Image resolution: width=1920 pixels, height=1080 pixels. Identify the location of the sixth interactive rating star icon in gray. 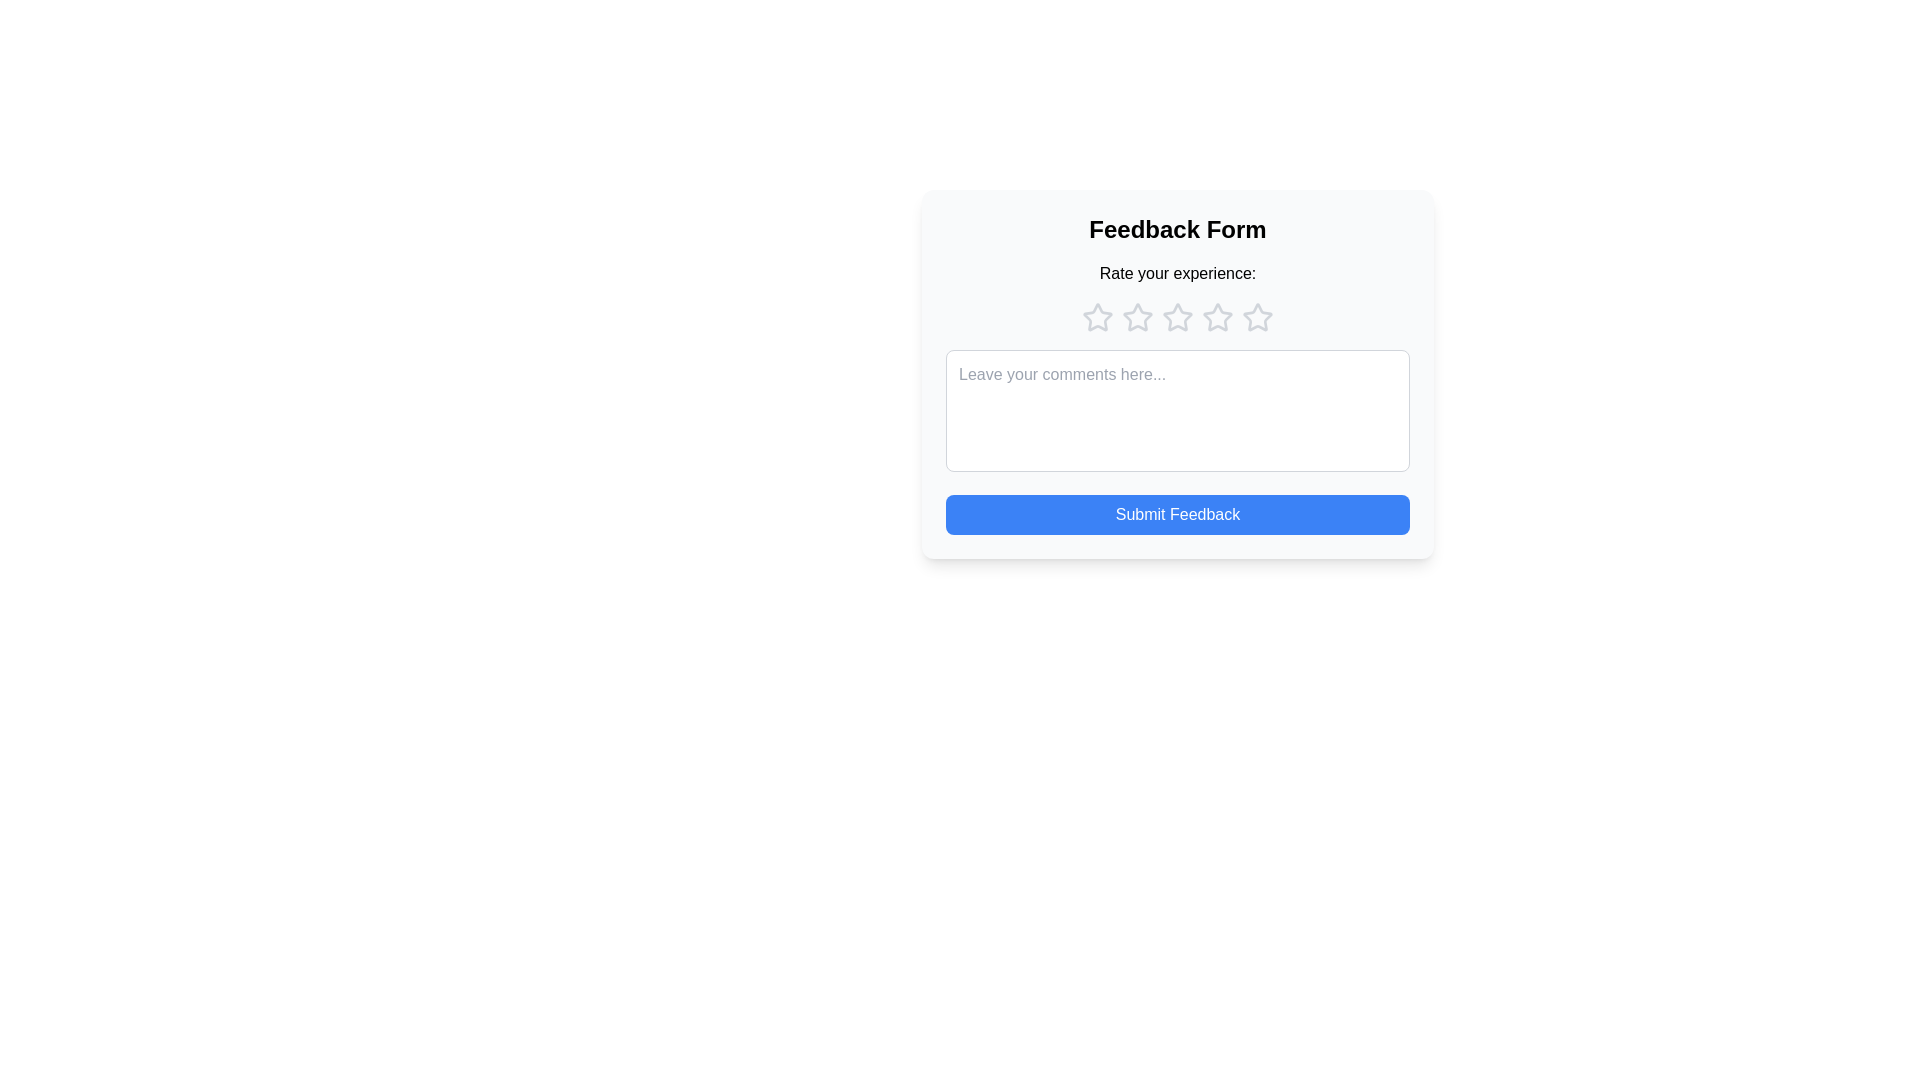
(1217, 316).